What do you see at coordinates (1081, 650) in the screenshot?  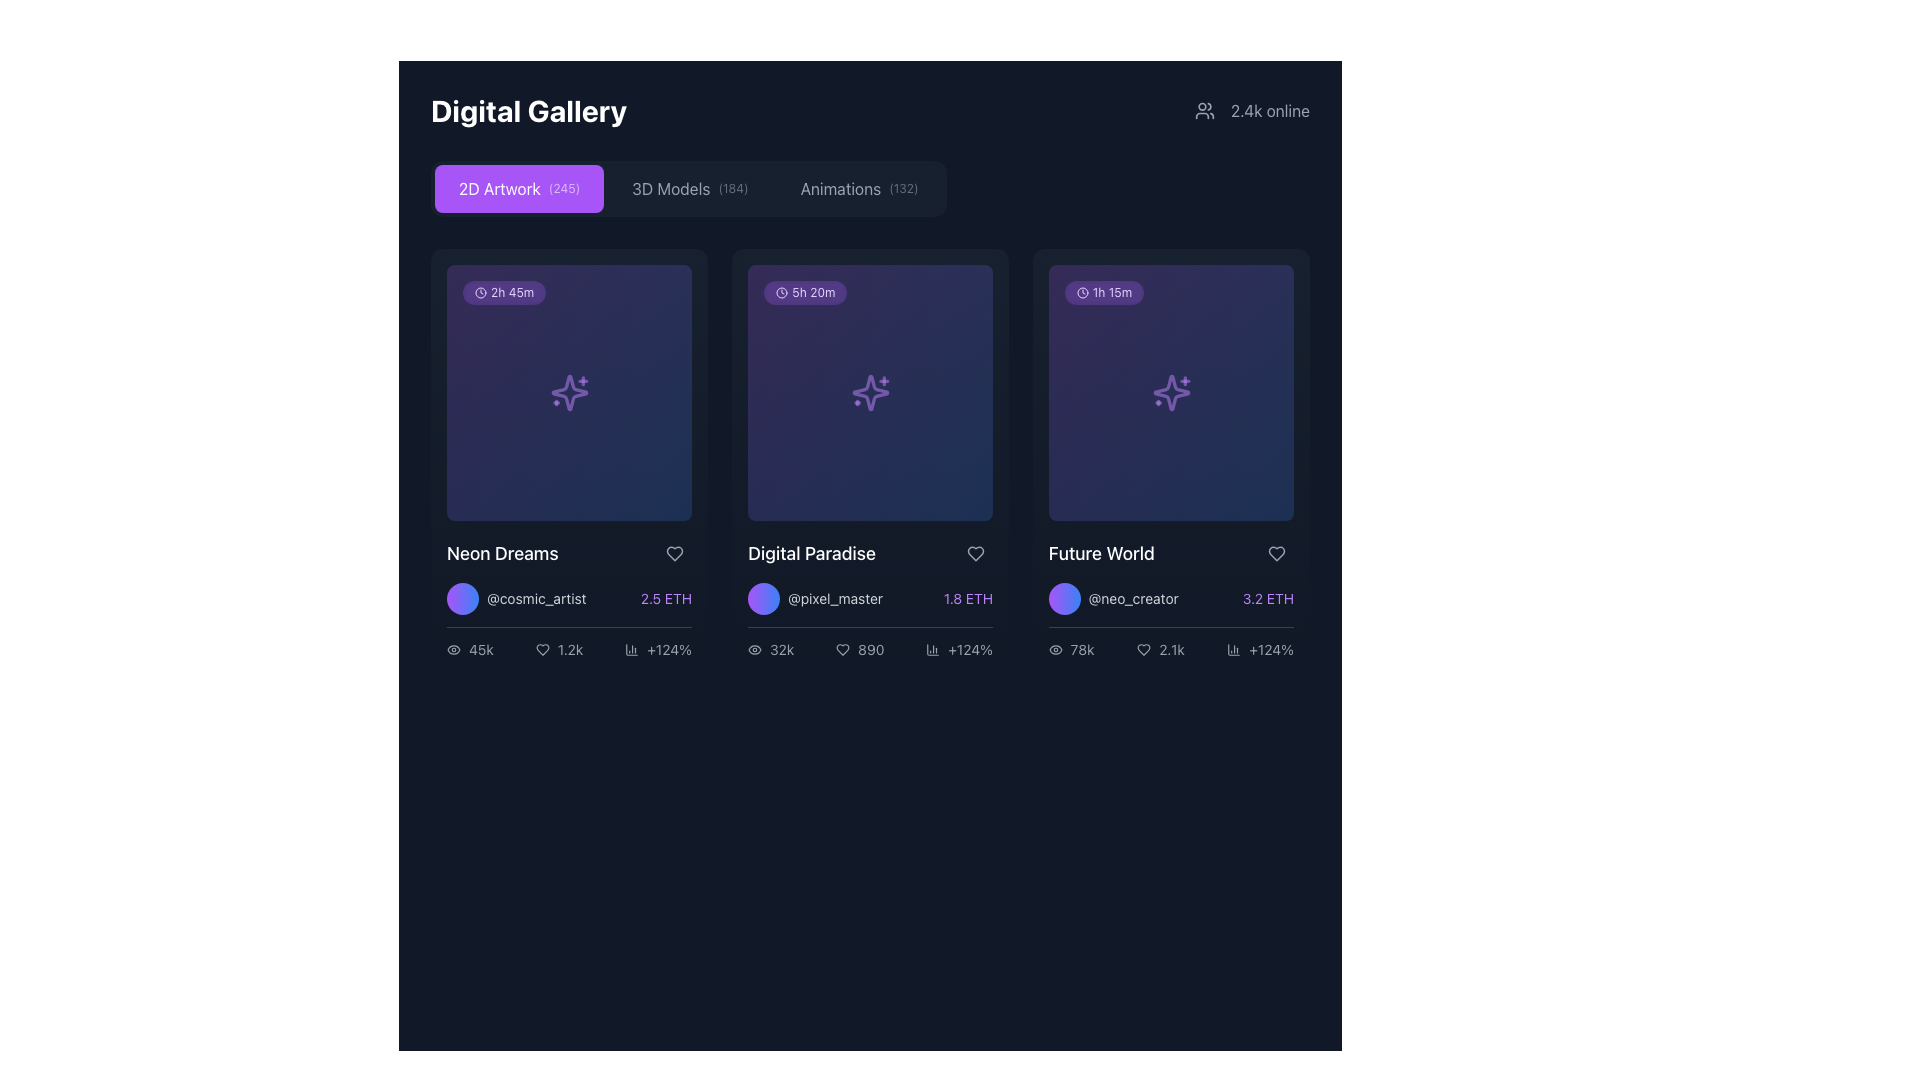 I see `the text display field indicating the number of views ('78k') within the 'Future World' card, which is part of the view count section` at bounding box center [1081, 650].